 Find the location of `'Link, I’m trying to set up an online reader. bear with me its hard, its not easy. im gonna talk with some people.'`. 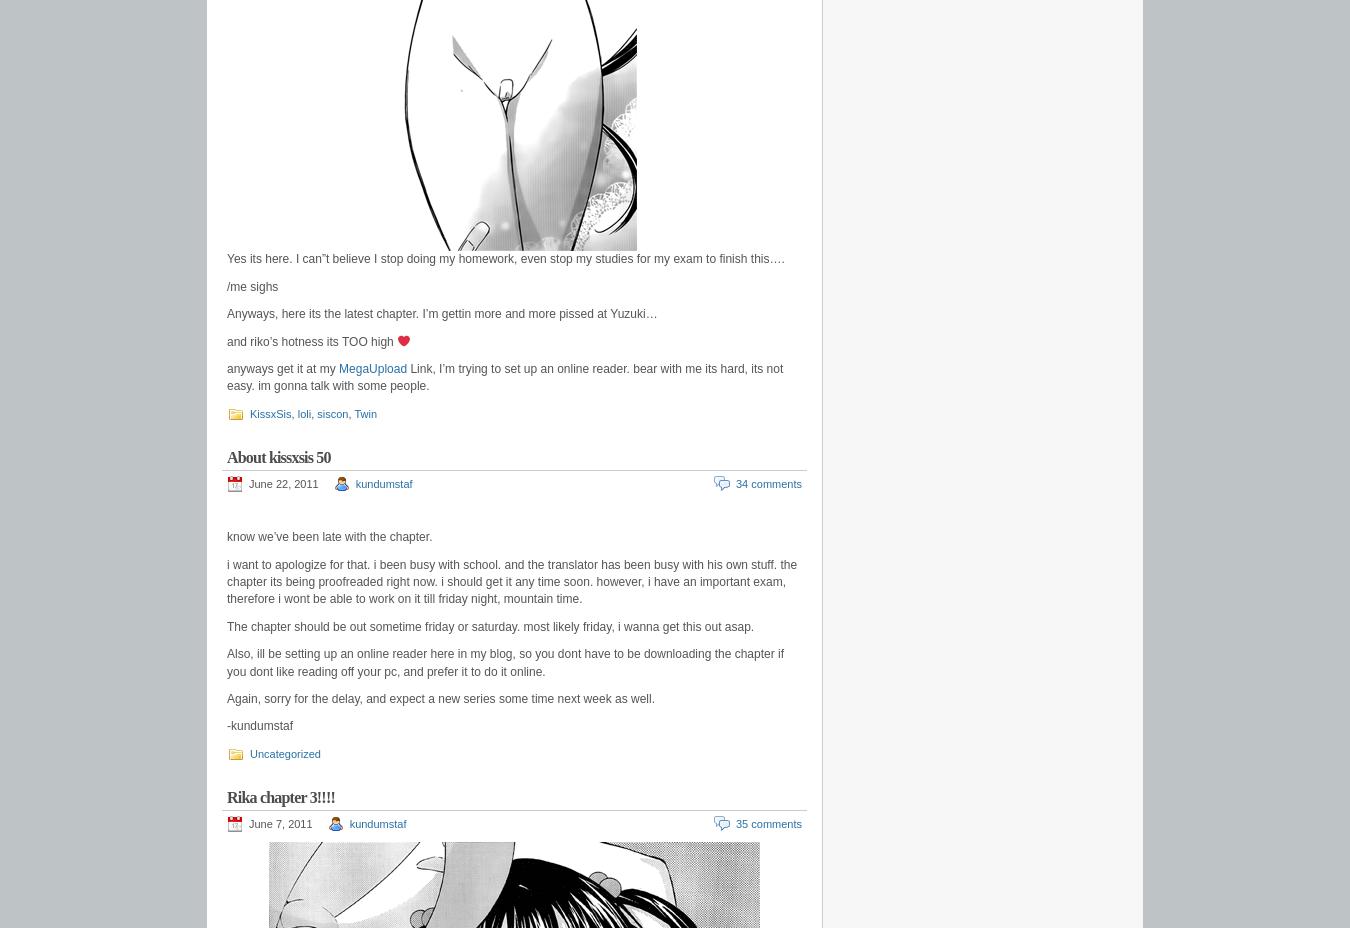

'Link, I’m trying to set up an online reader. bear with me its hard, its not easy. im gonna talk with some people.' is located at coordinates (504, 377).